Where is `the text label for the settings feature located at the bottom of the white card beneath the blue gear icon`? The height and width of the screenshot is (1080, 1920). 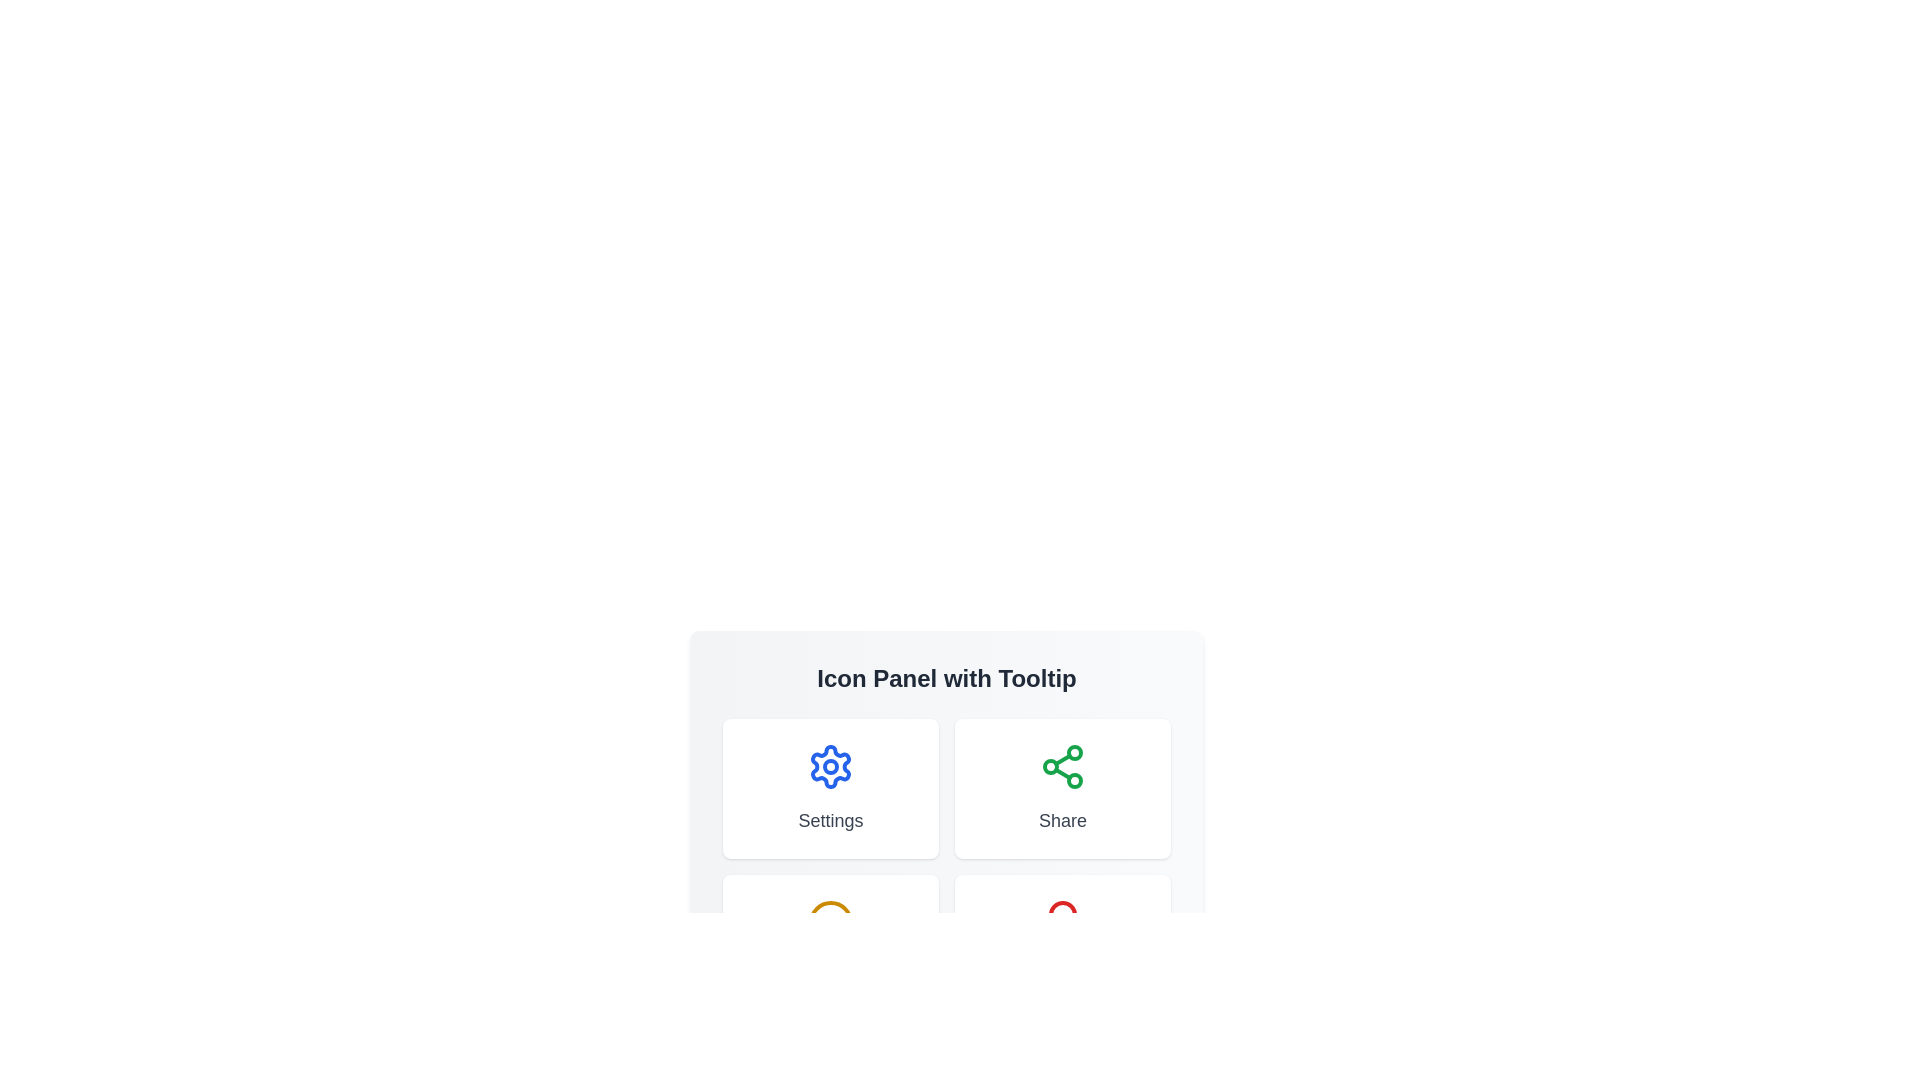
the text label for the settings feature located at the bottom of the white card beneath the blue gear icon is located at coordinates (830, 821).